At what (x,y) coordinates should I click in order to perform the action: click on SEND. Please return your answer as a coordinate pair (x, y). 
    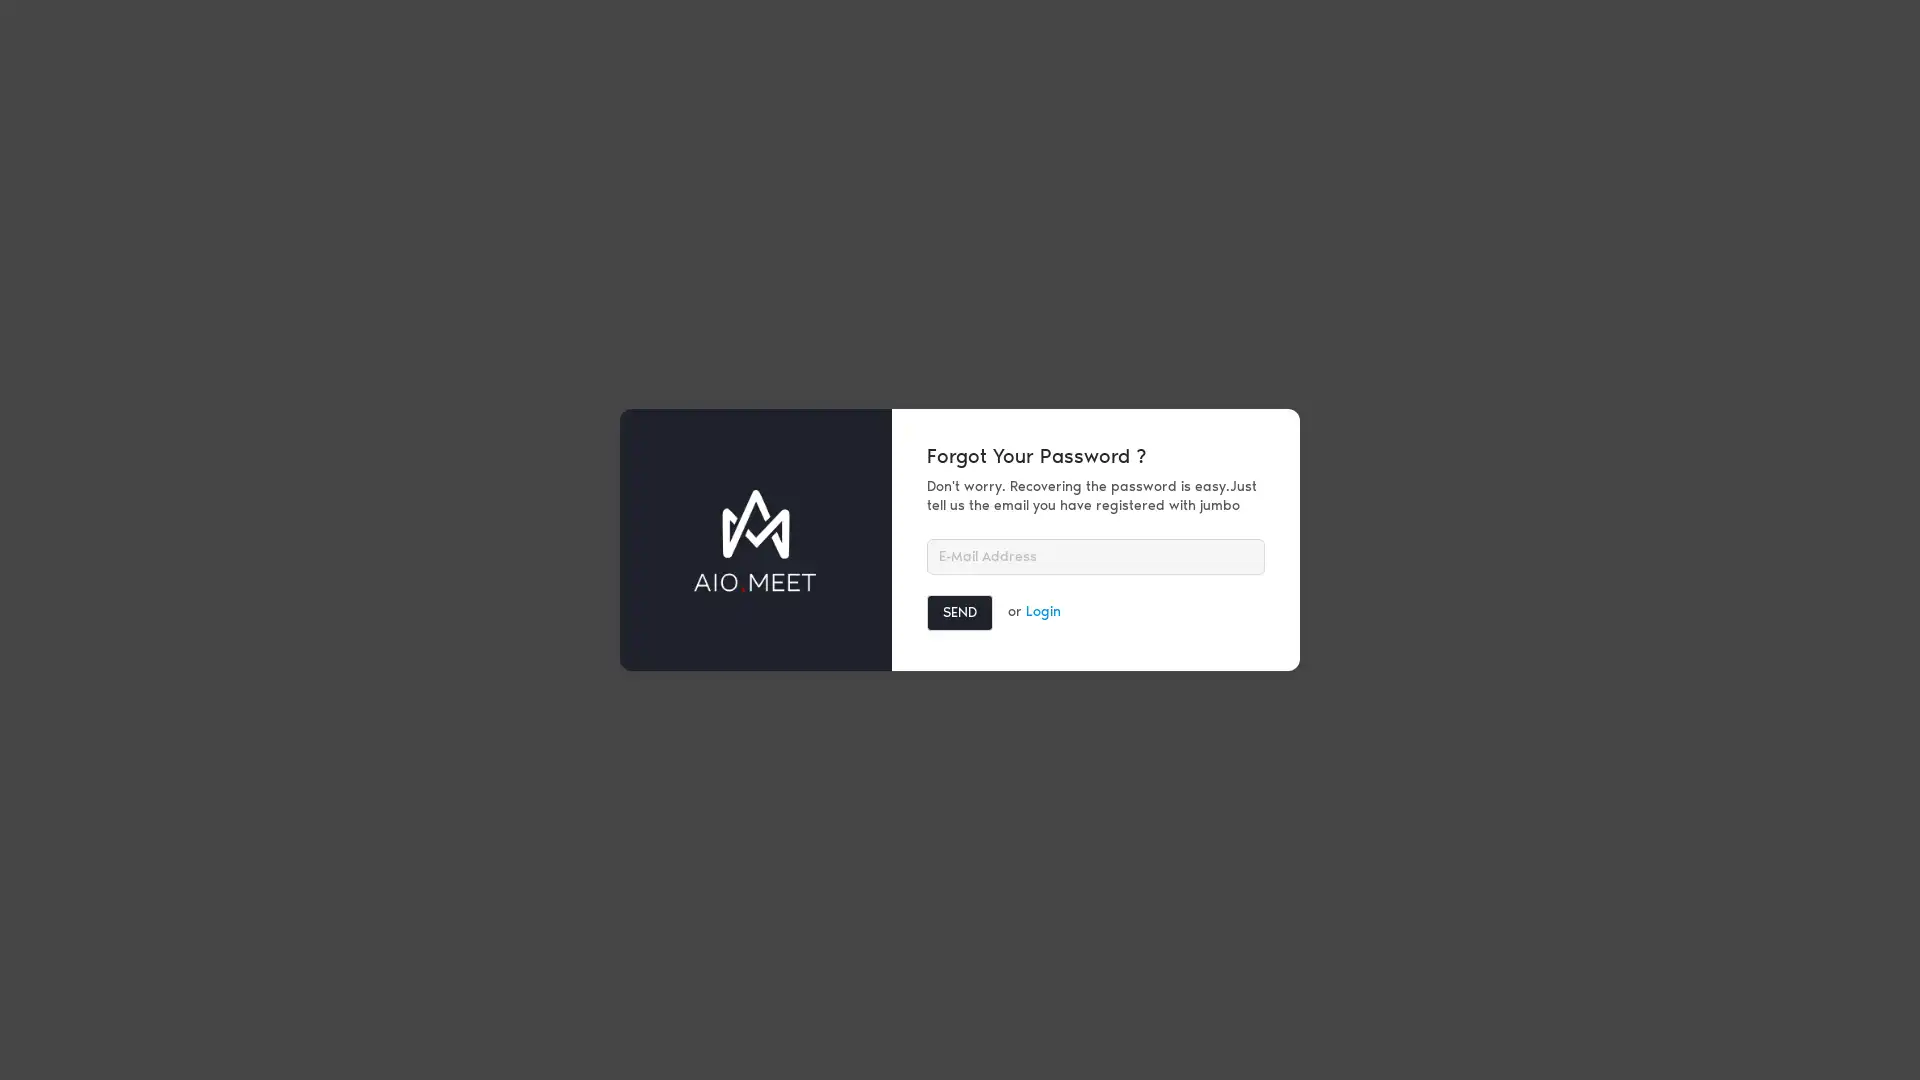
    Looking at the image, I should click on (960, 611).